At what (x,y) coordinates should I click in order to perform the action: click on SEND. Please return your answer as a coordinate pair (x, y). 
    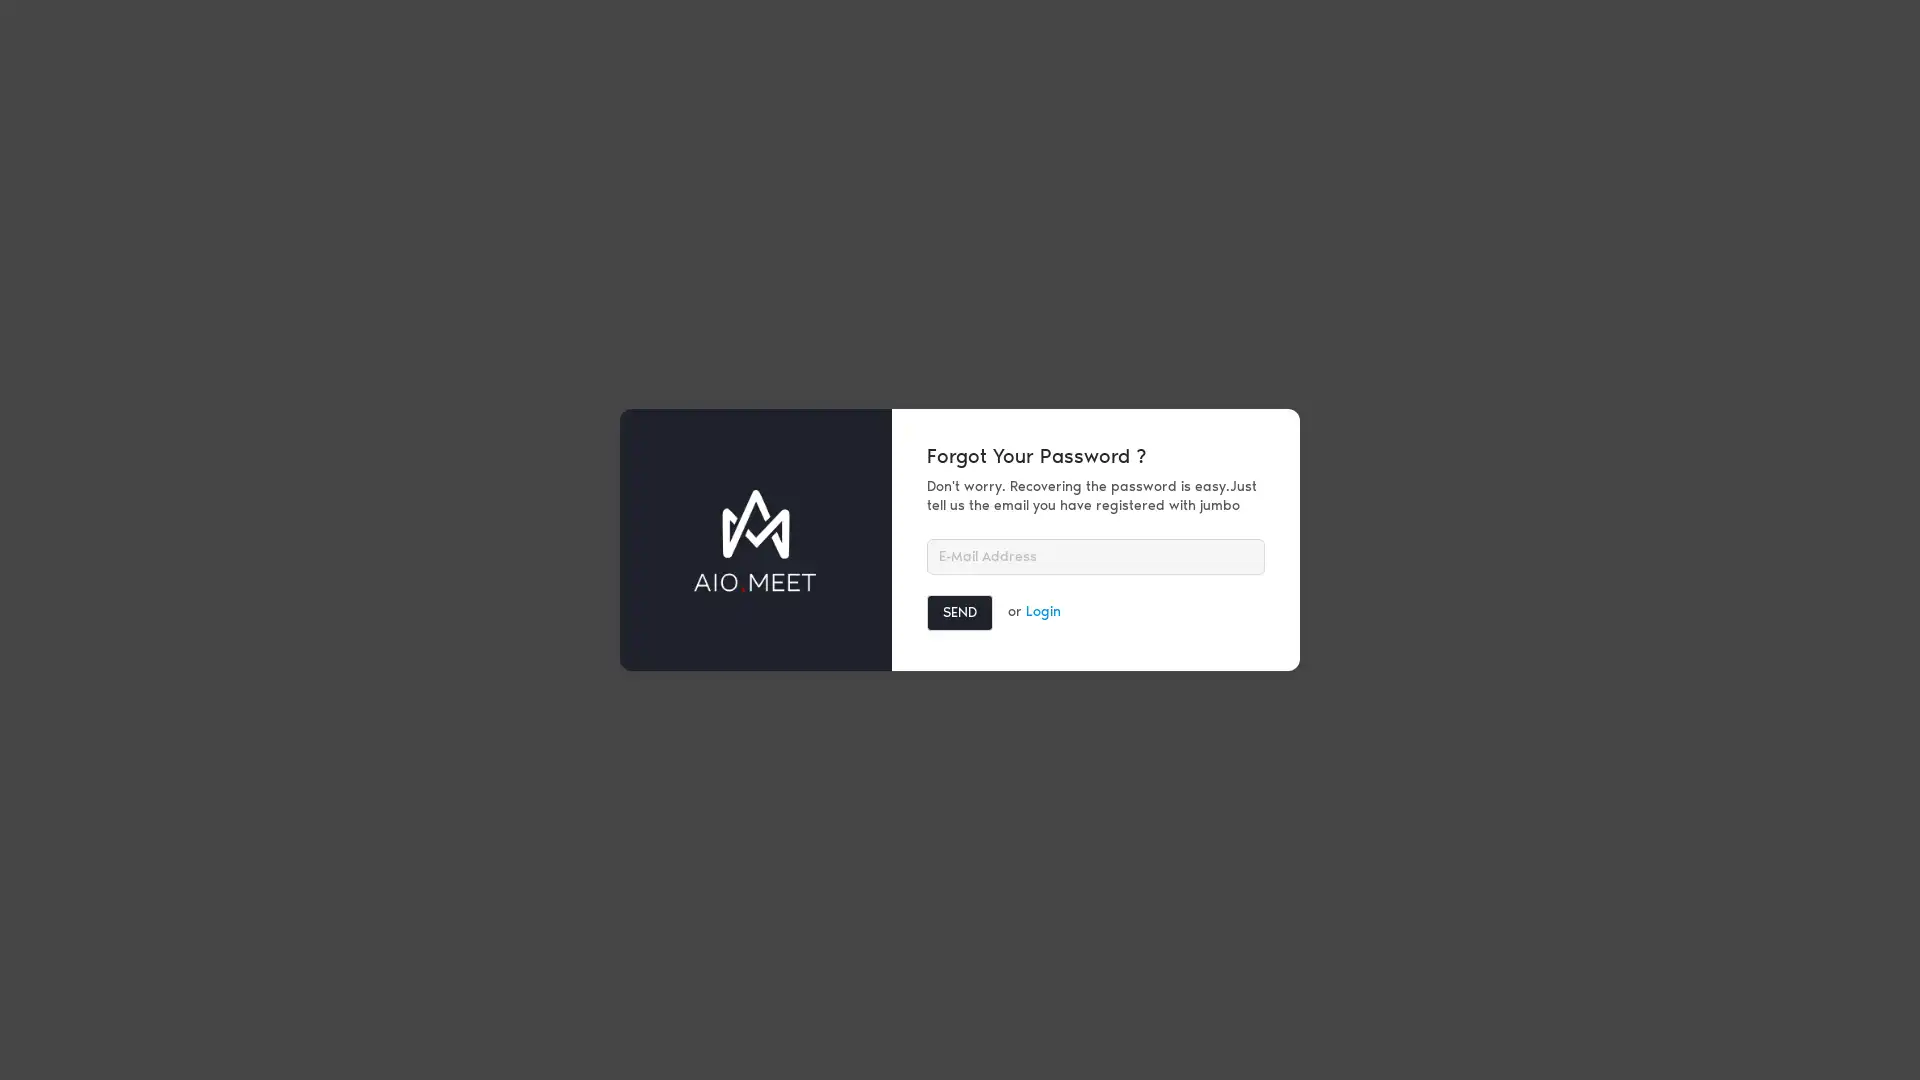
    Looking at the image, I should click on (960, 611).